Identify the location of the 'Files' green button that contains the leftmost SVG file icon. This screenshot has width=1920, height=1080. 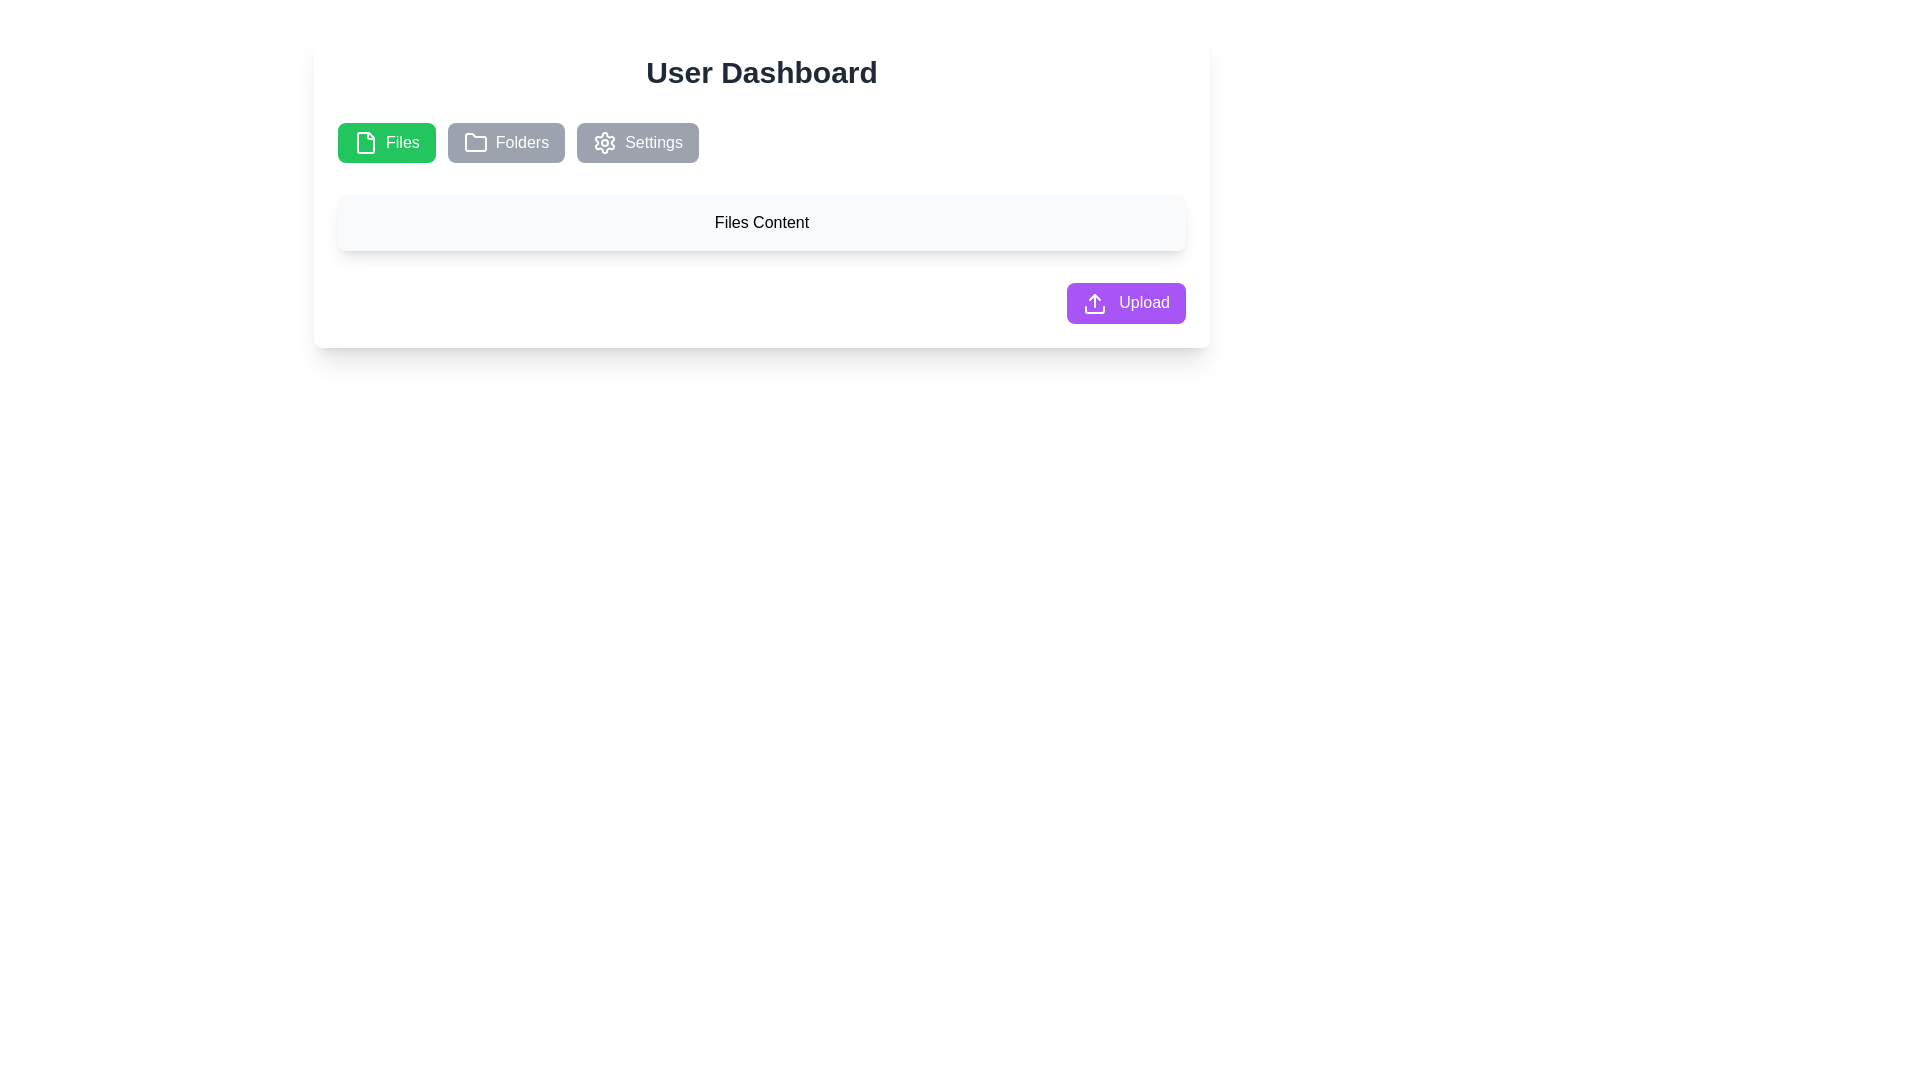
(365, 141).